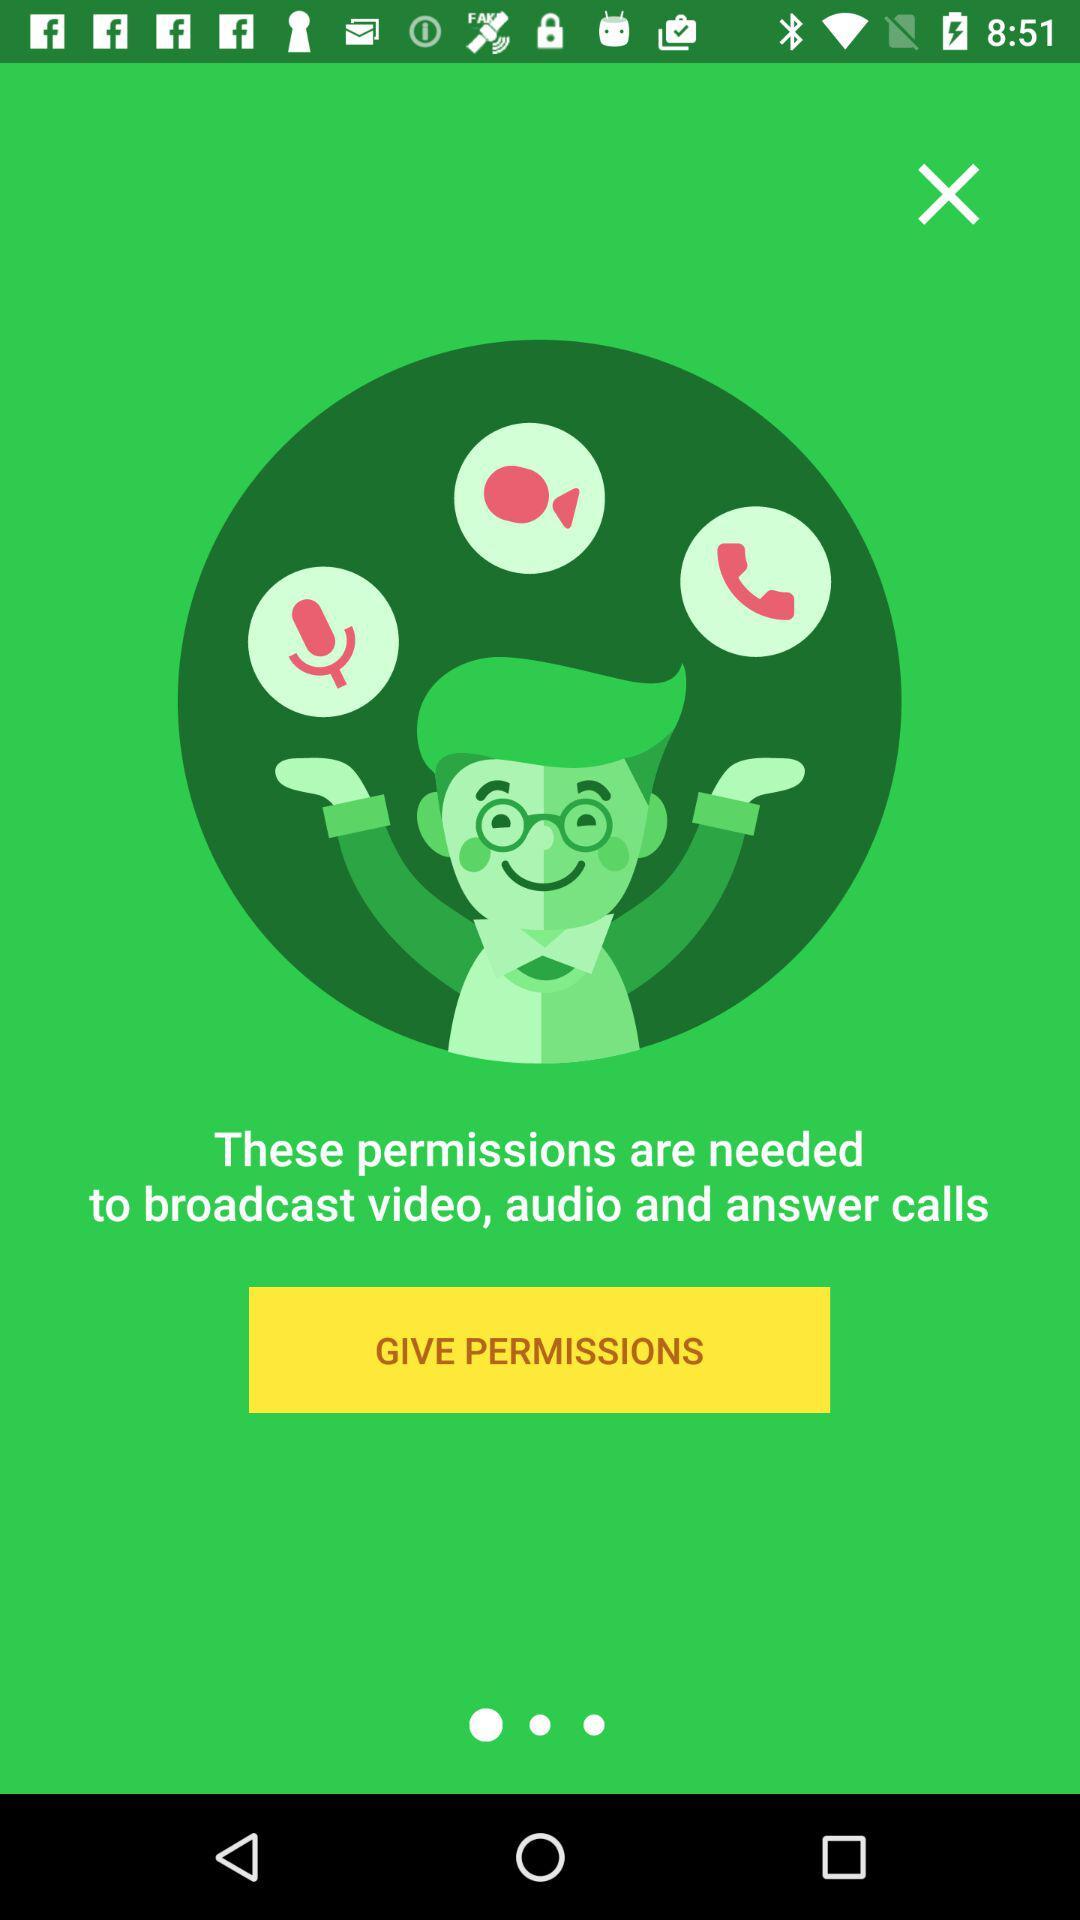  Describe the element at coordinates (538, 1349) in the screenshot. I see `the give permissions item` at that location.